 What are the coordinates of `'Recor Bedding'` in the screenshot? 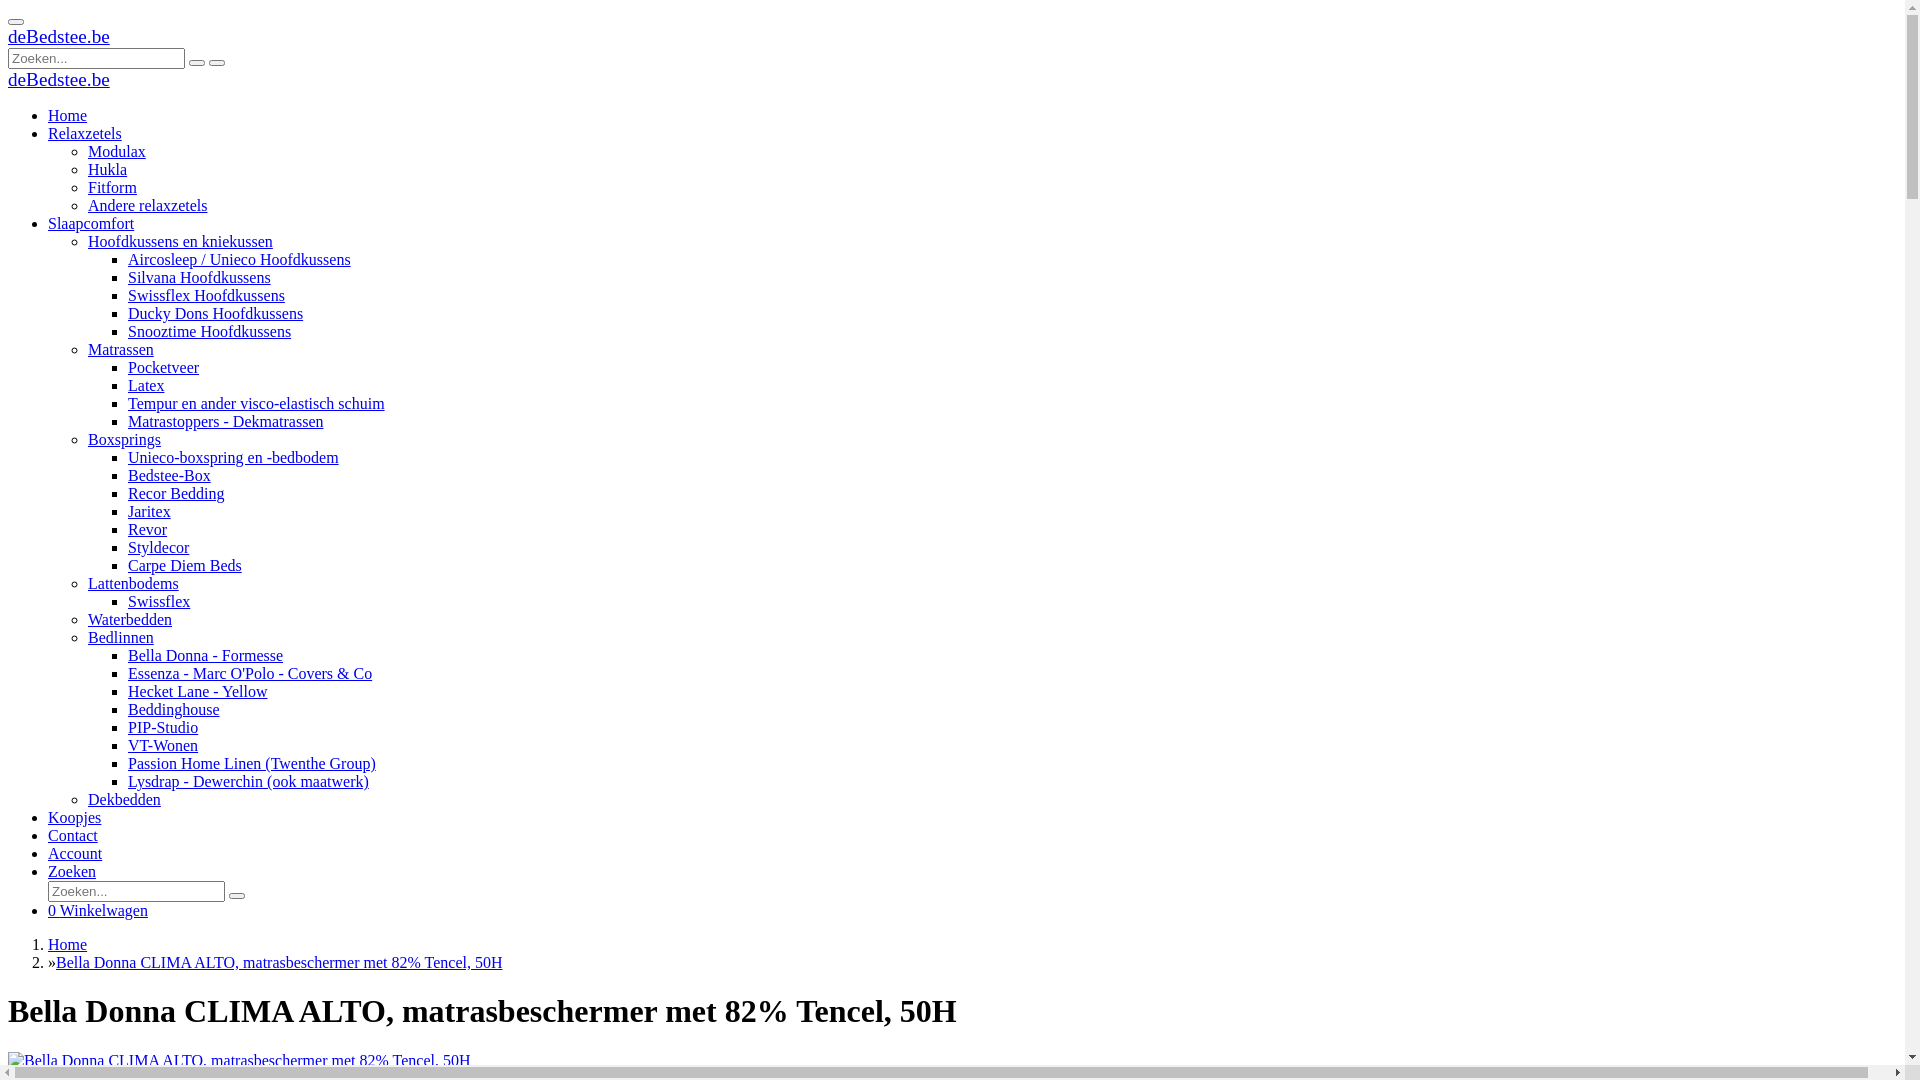 It's located at (176, 493).